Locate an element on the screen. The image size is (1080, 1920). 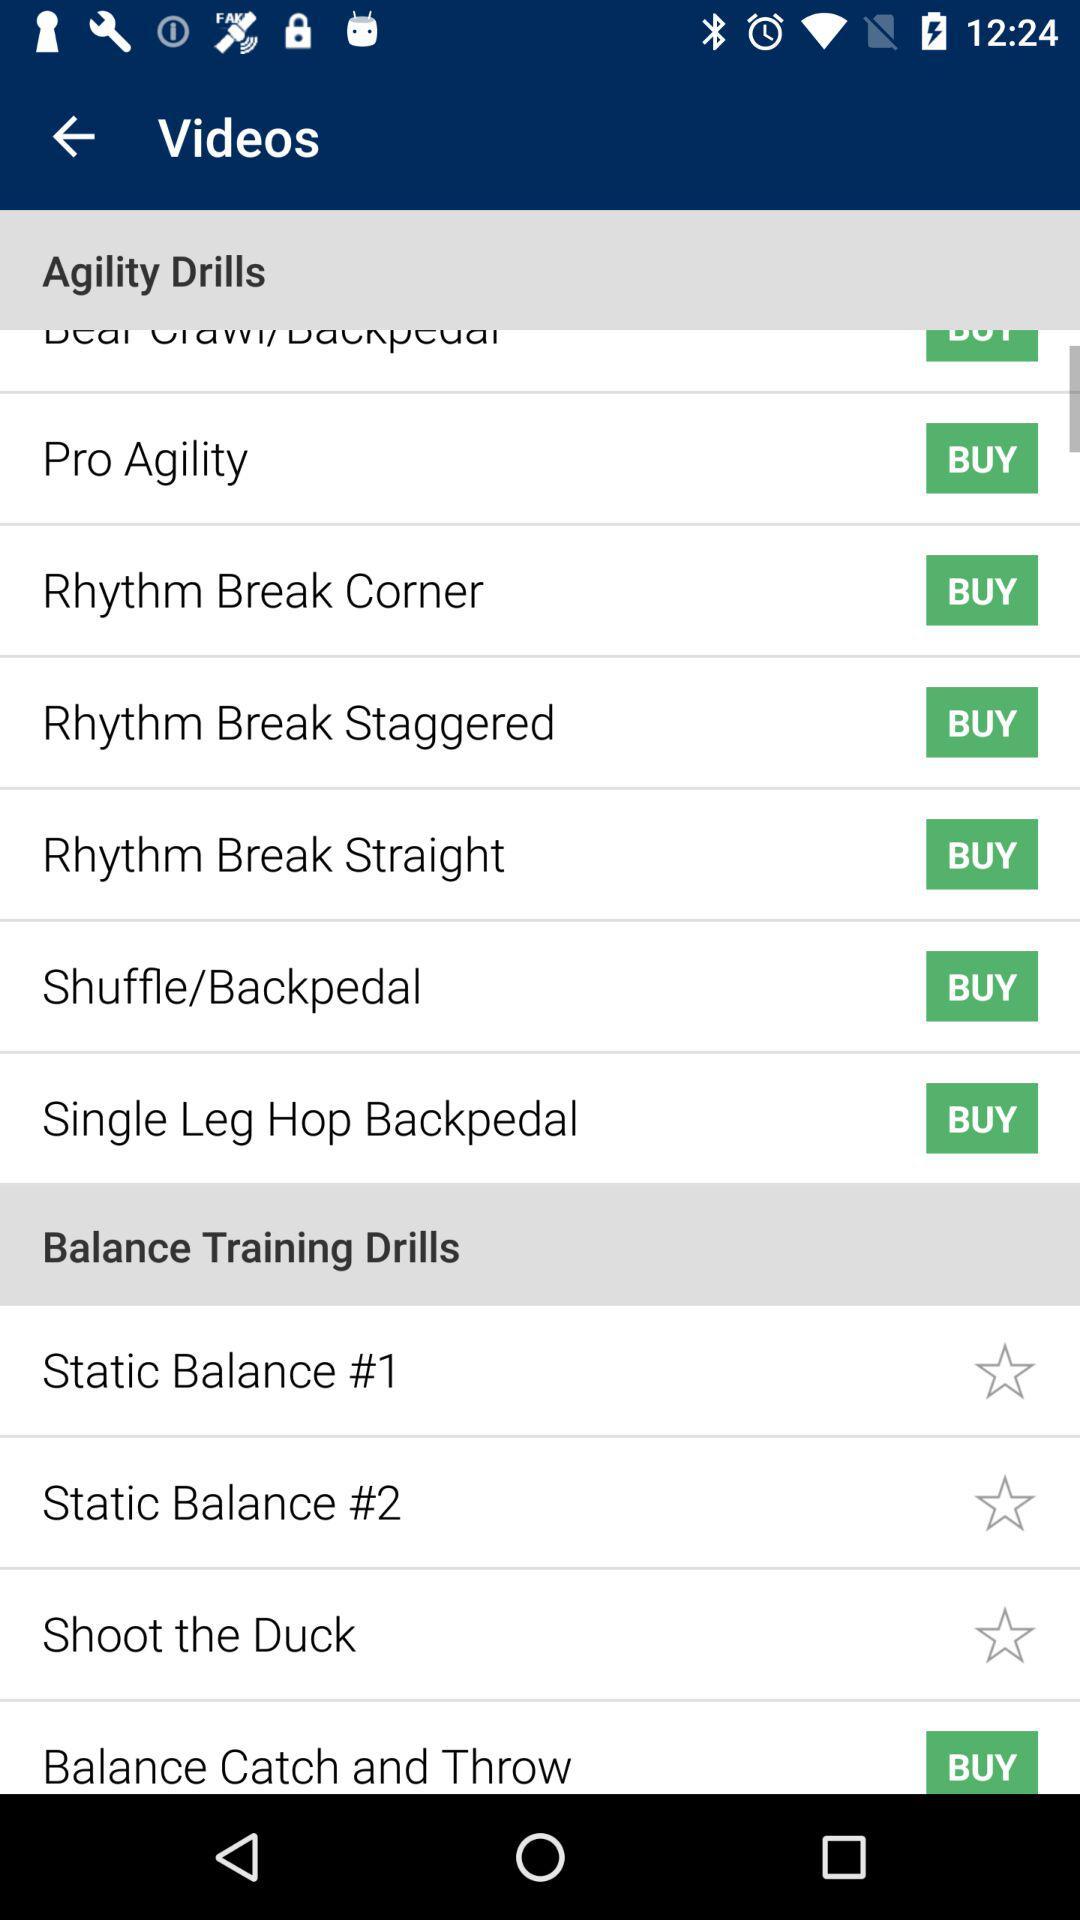
the icon next to buy icon is located at coordinates (452, 336).